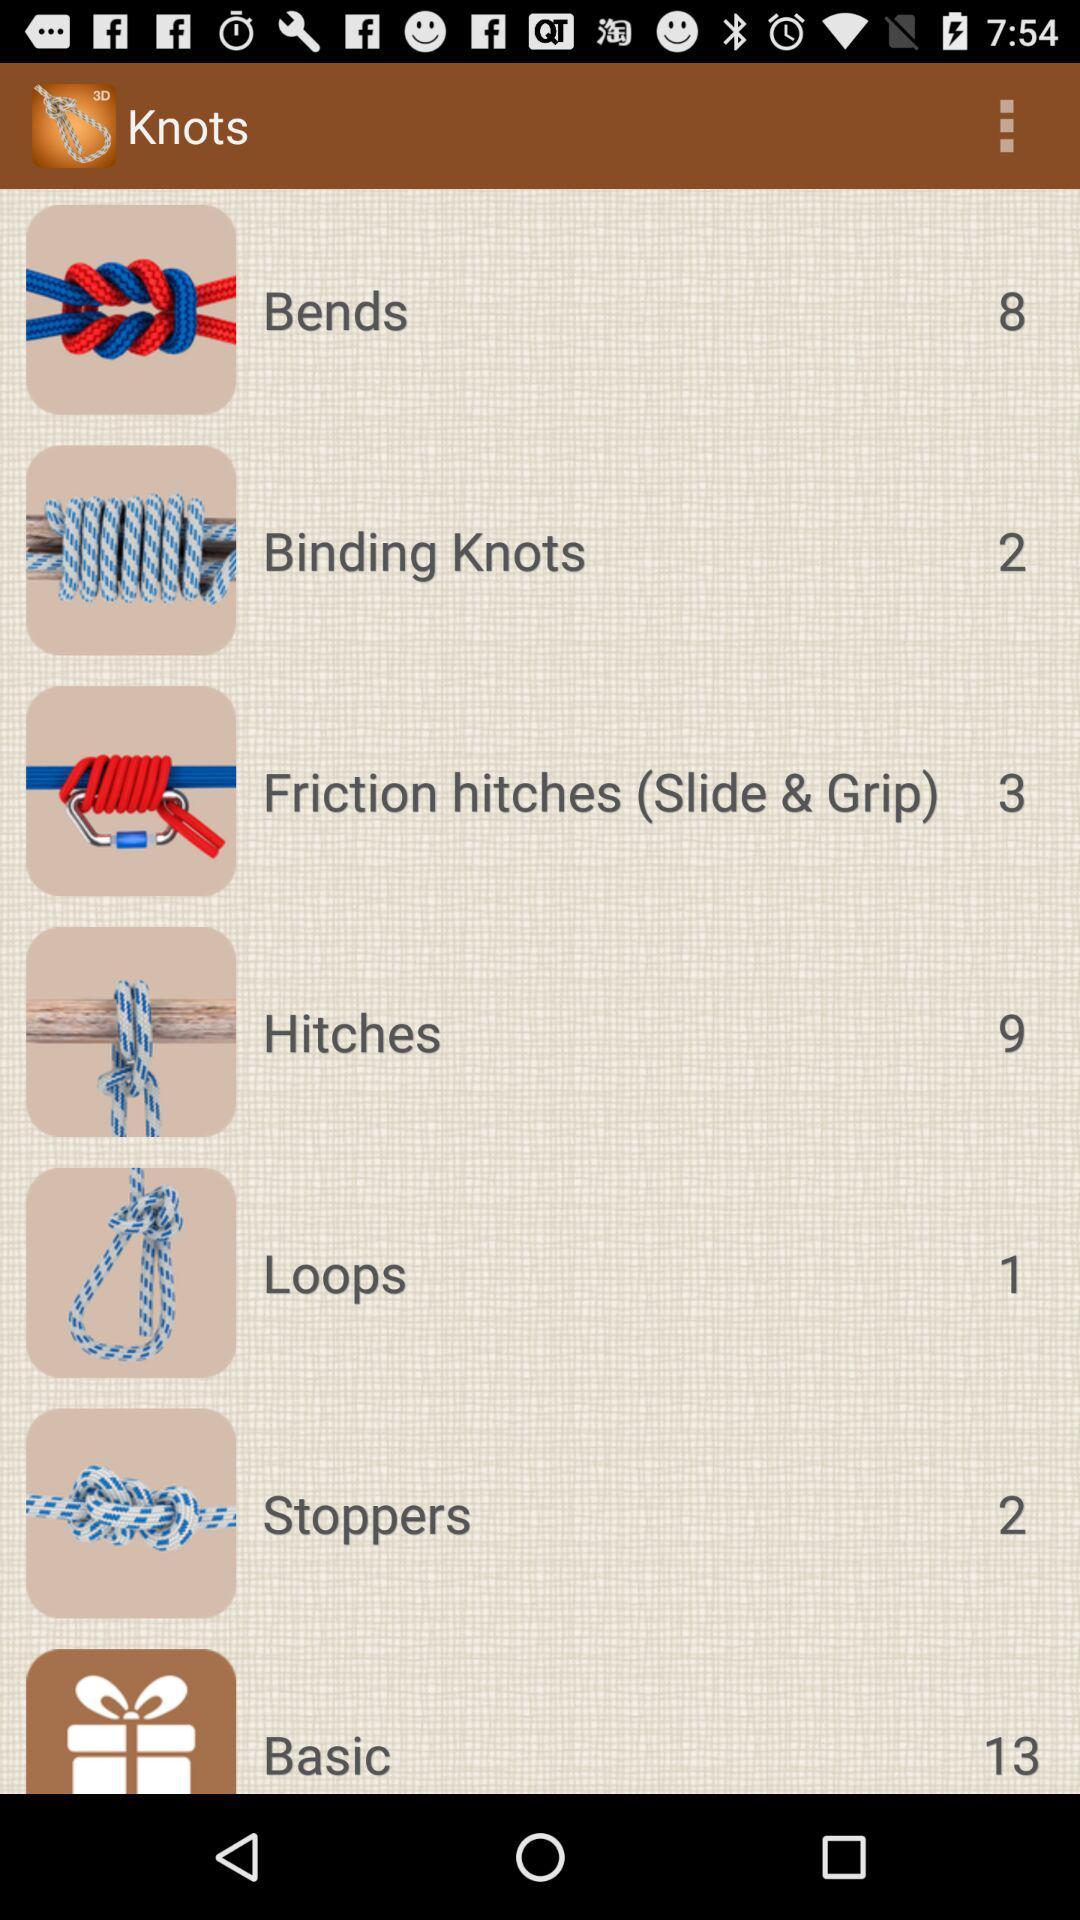  Describe the element at coordinates (609, 1513) in the screenshot. I see `the icon above basic icon` at that location.